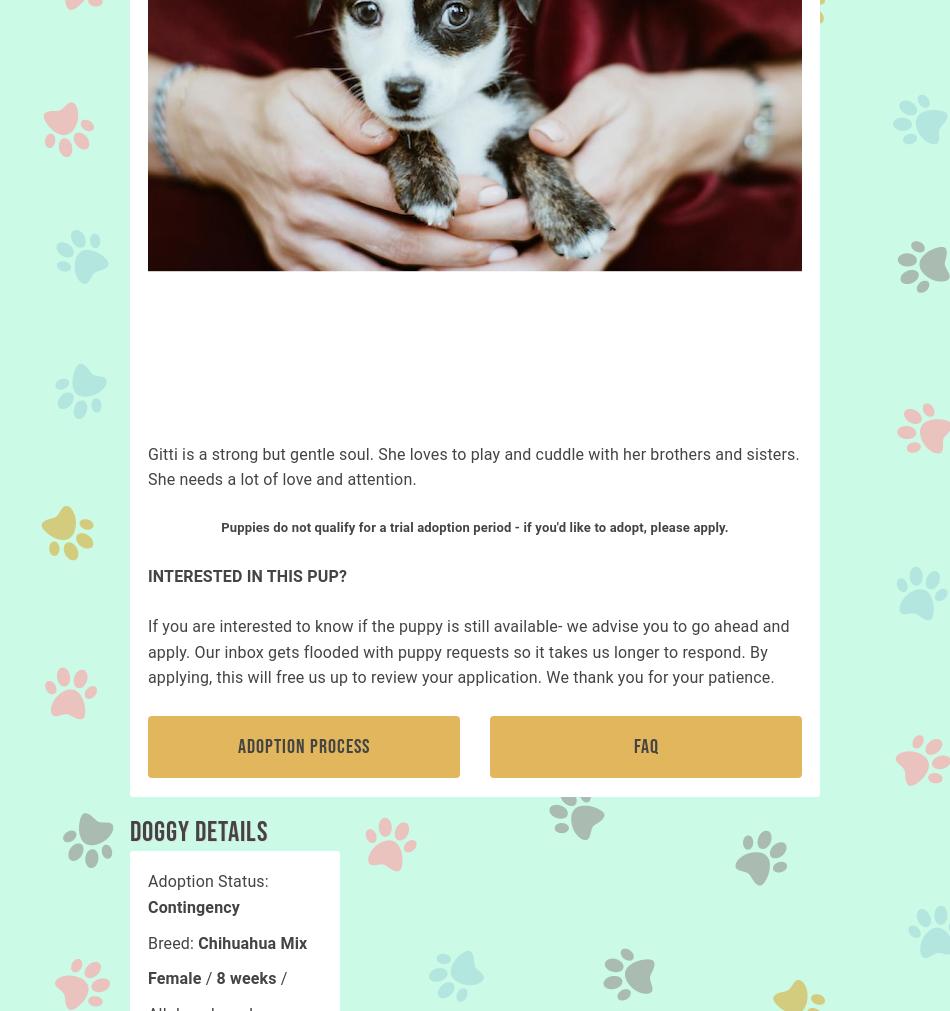 This screenshot has width=950, height=1011. Describe the element at coordinates (220, 526) in the screenshot. I see `'Puppies do not qualify for a trial adoption period - if you'd like to adopt, please apply.'` at that location.